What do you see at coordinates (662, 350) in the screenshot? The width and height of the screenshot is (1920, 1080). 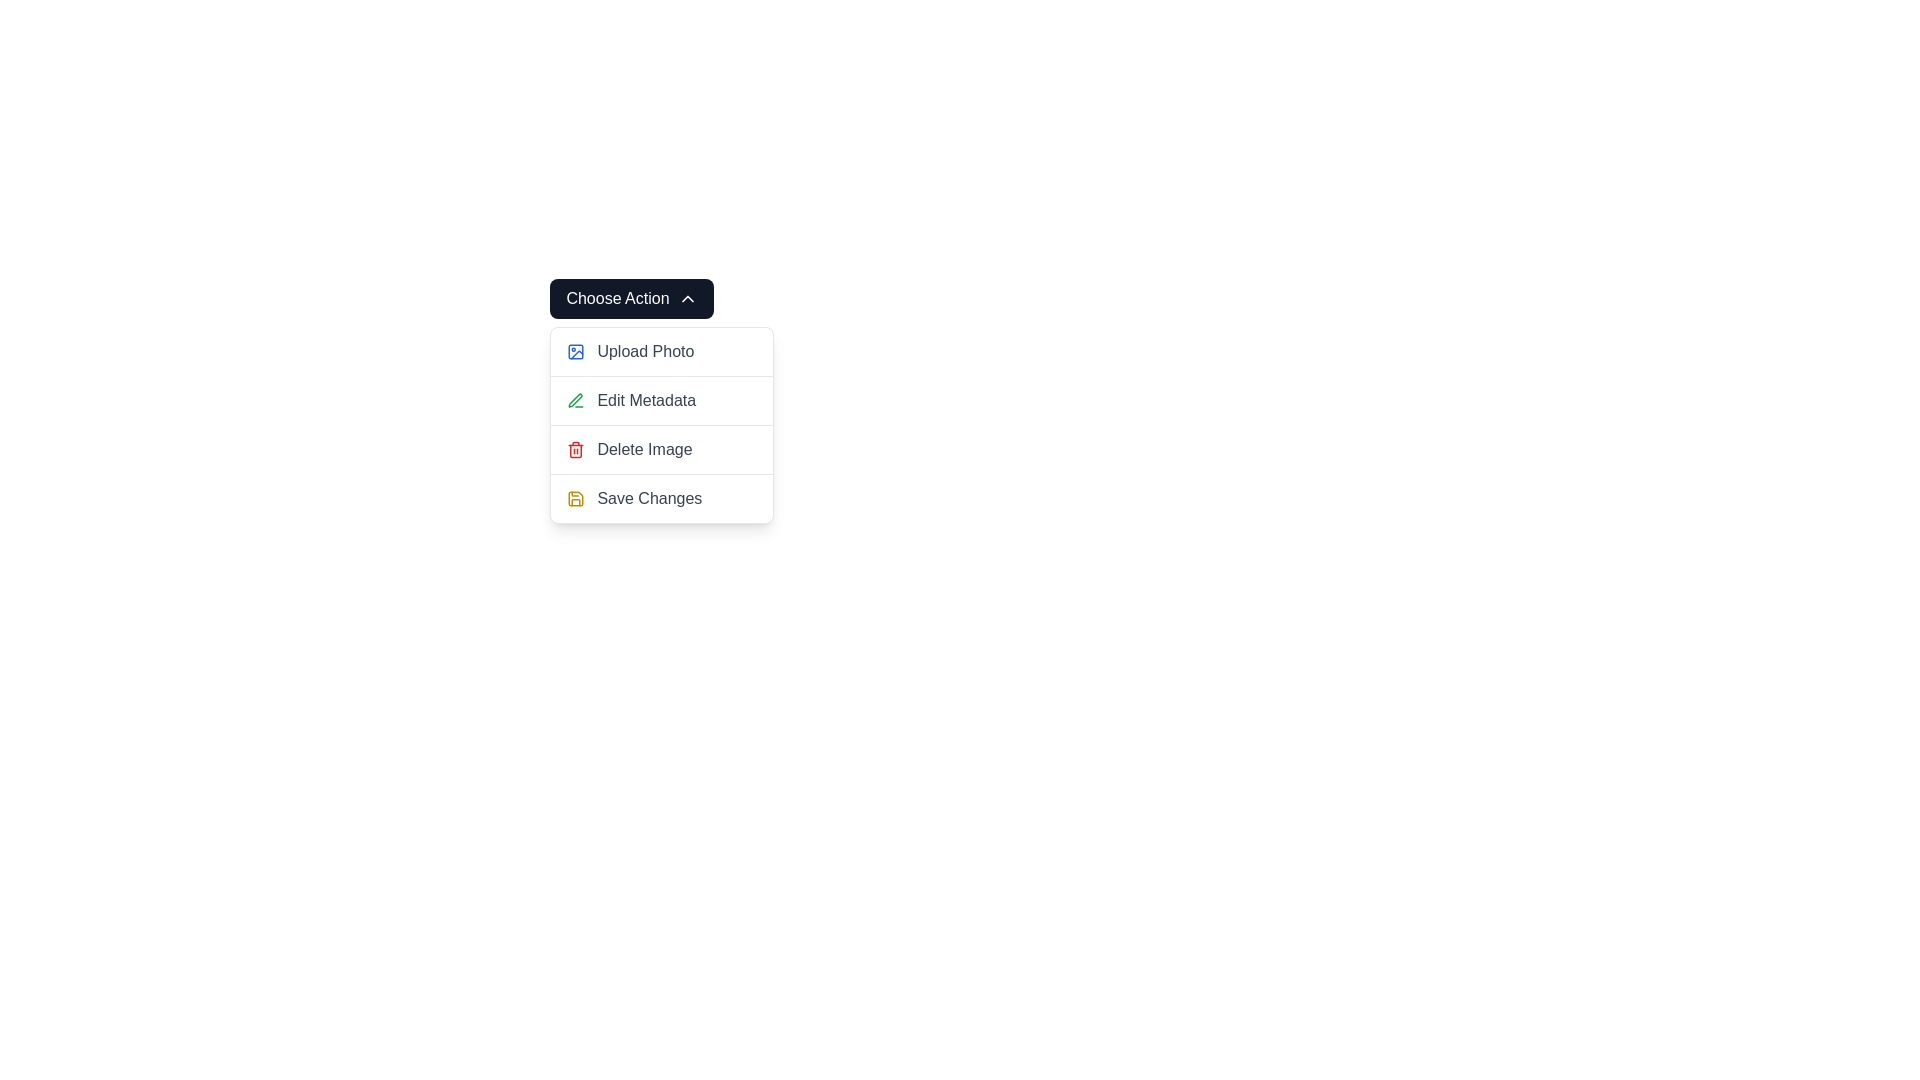 I see `the 'Upload Photo' button located at the top of the options list under the 'Choose Action' menu` at bounding box center [662, 350].